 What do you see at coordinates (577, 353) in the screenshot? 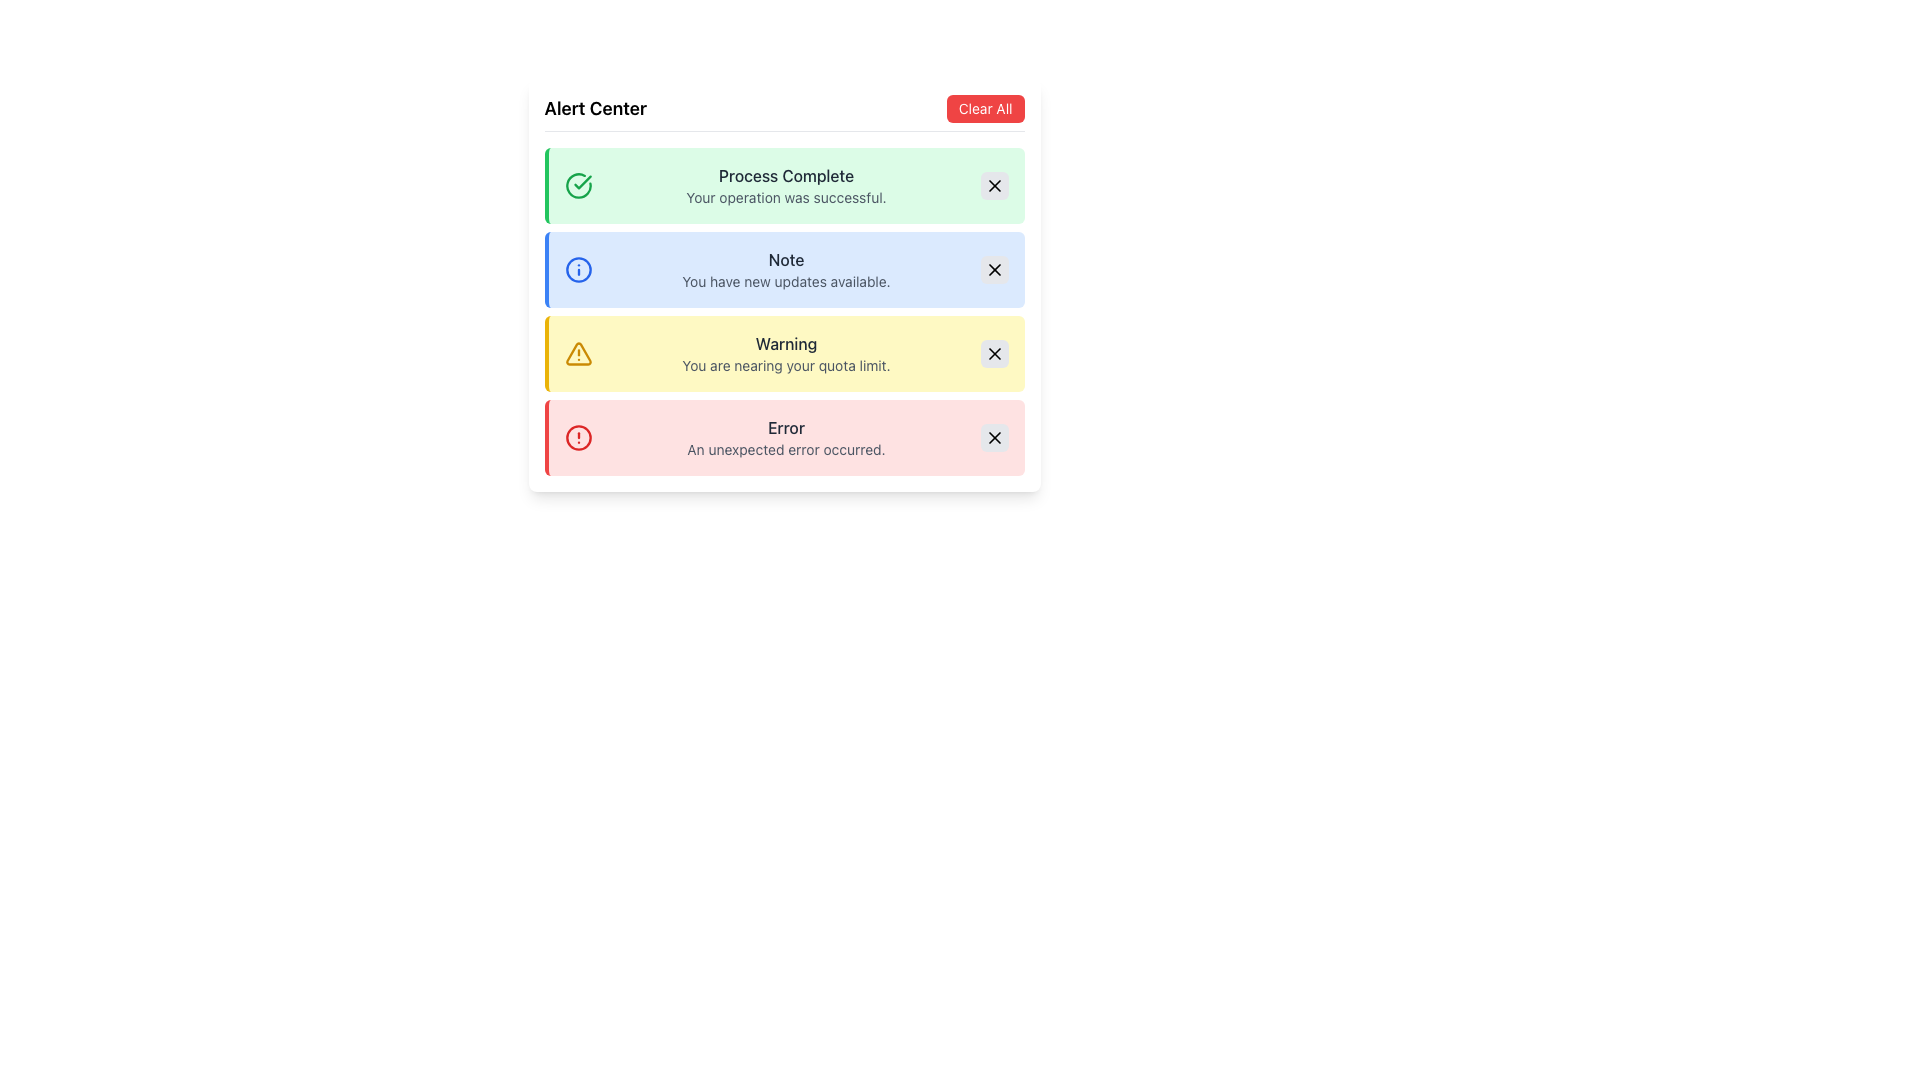
I see `the triangular caution icon located in the warning section of the Alert Center interface` at bounding box center [577, 353].